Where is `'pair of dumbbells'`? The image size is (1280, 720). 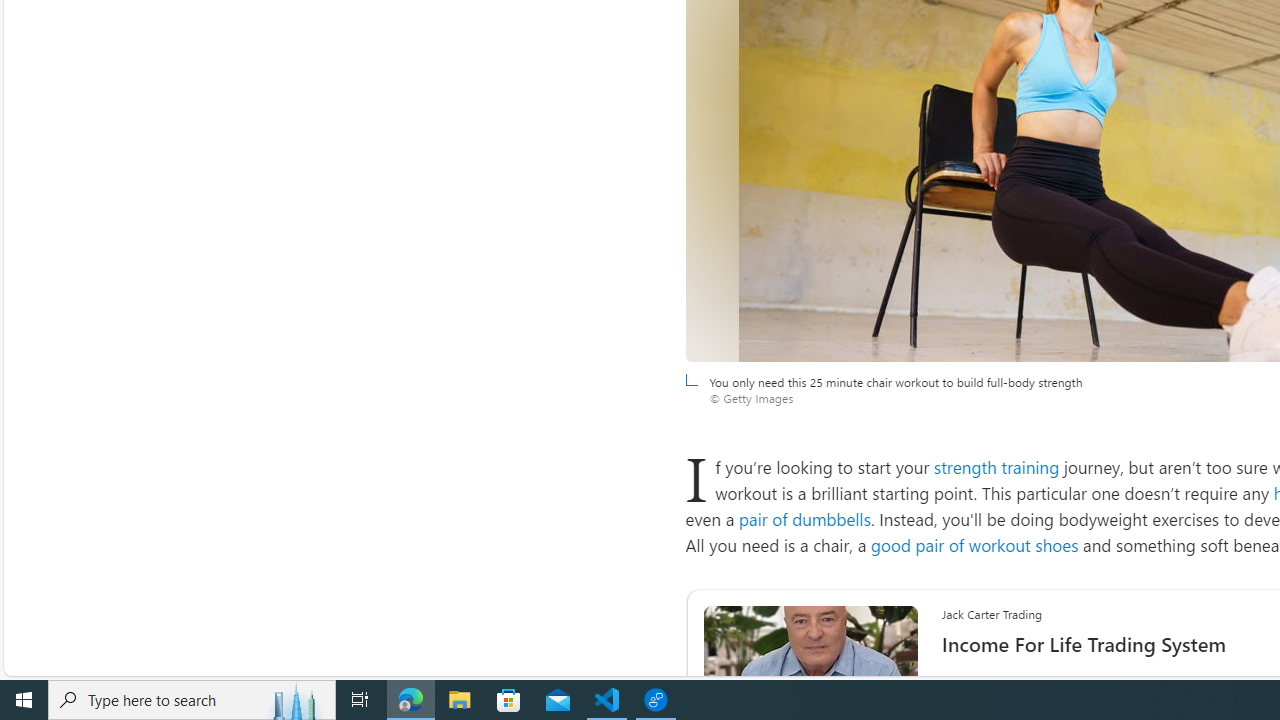 'pair of dumbbells' is located at coordinates (804, 518).